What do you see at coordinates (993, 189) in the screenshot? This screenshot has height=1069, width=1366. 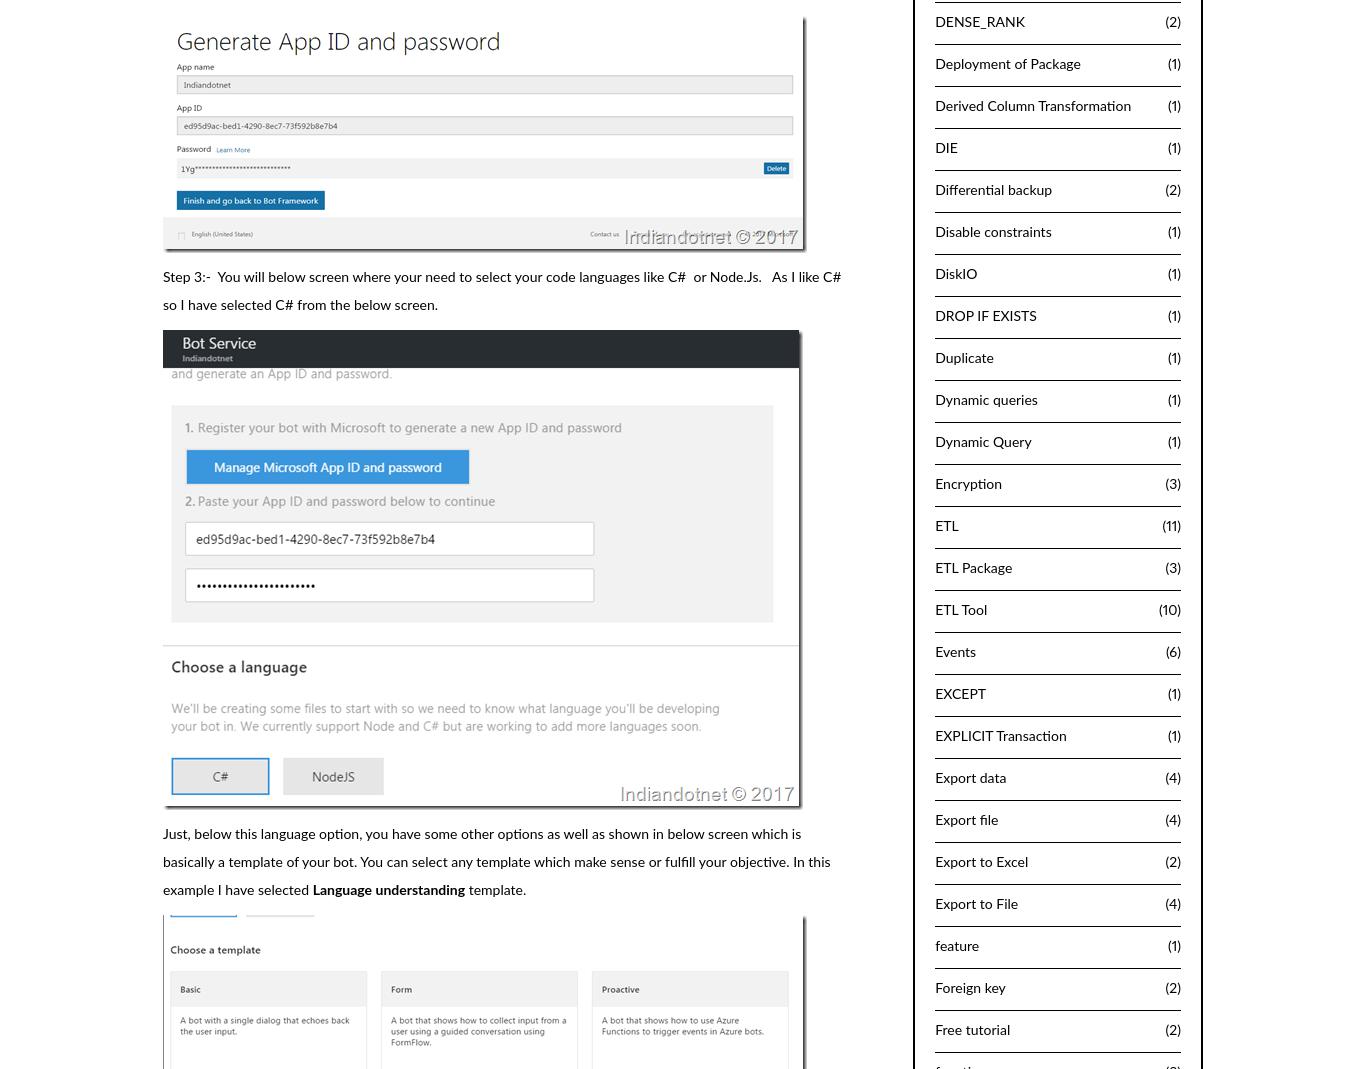 I see `'Differential backup'` at bounding box center [993, 189].